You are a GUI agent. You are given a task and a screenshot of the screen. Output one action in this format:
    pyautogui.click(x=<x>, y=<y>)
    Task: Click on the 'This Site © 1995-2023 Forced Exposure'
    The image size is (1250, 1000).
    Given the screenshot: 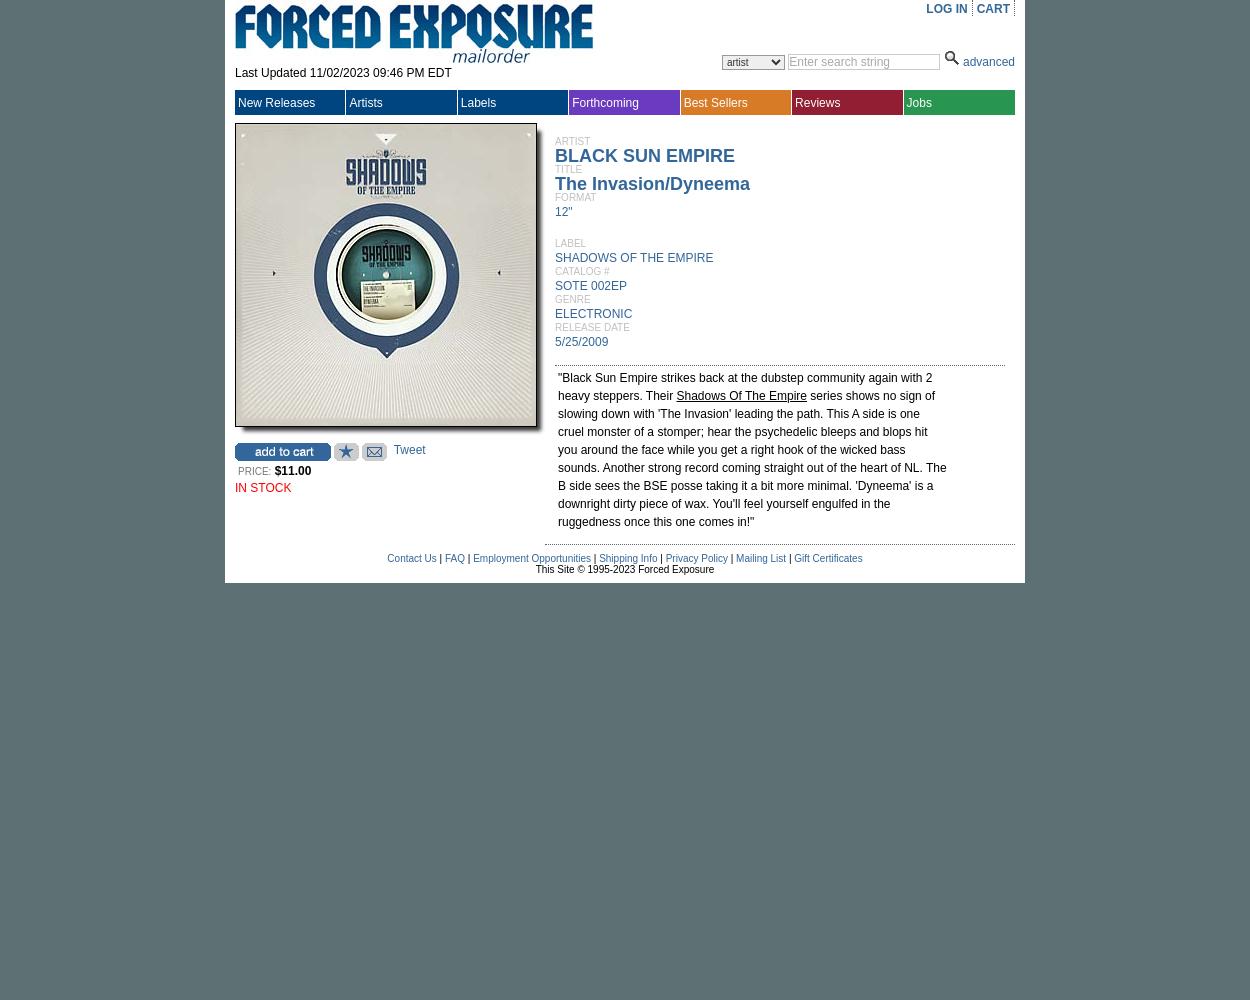 What is the action you would take?
    pyautogui.click(x=535, y=568)
    